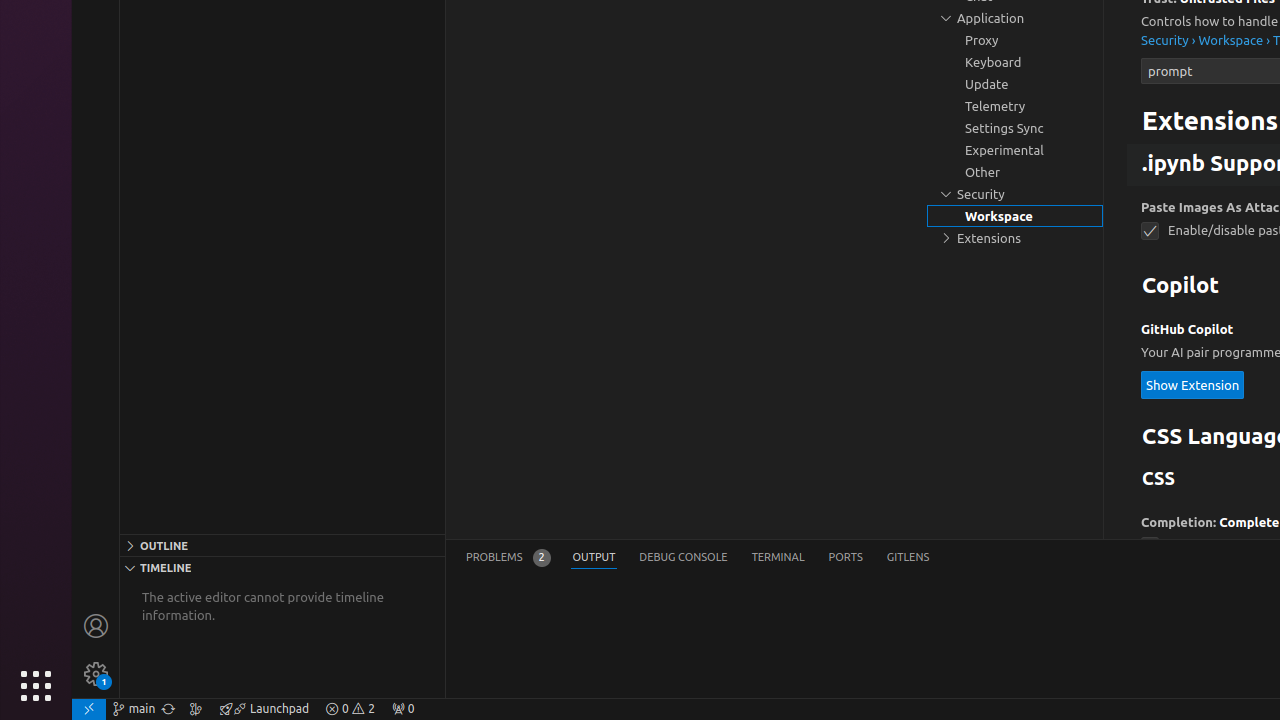 This screenshot has width=1280, height=720. Describe the element at coordinates (593, 557) in the screenshot. I see `'Output (Ctrl+K Ctrl+H)'` at that location.